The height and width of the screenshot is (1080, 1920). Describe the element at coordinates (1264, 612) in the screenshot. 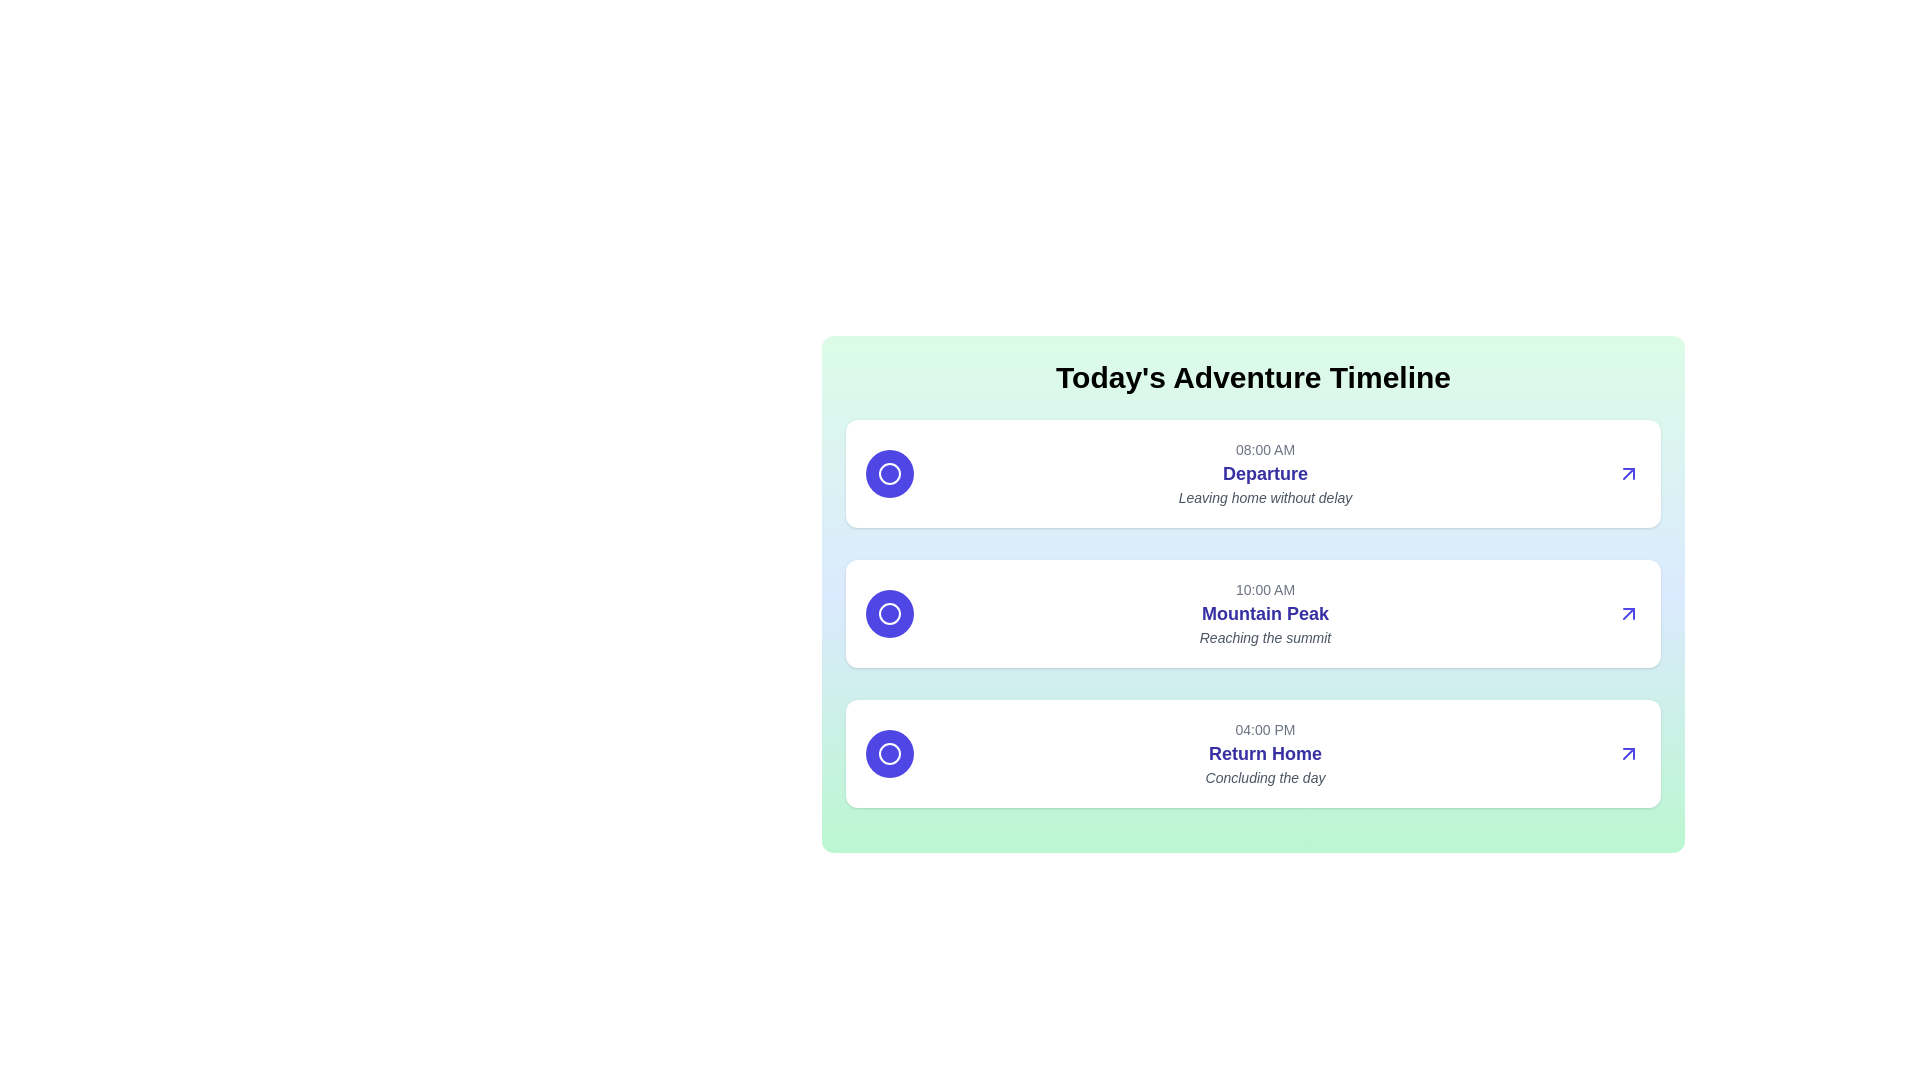

I see `the title text of the second timeline entry, which indicates the main activity or event associated with the displayed time` at that location.